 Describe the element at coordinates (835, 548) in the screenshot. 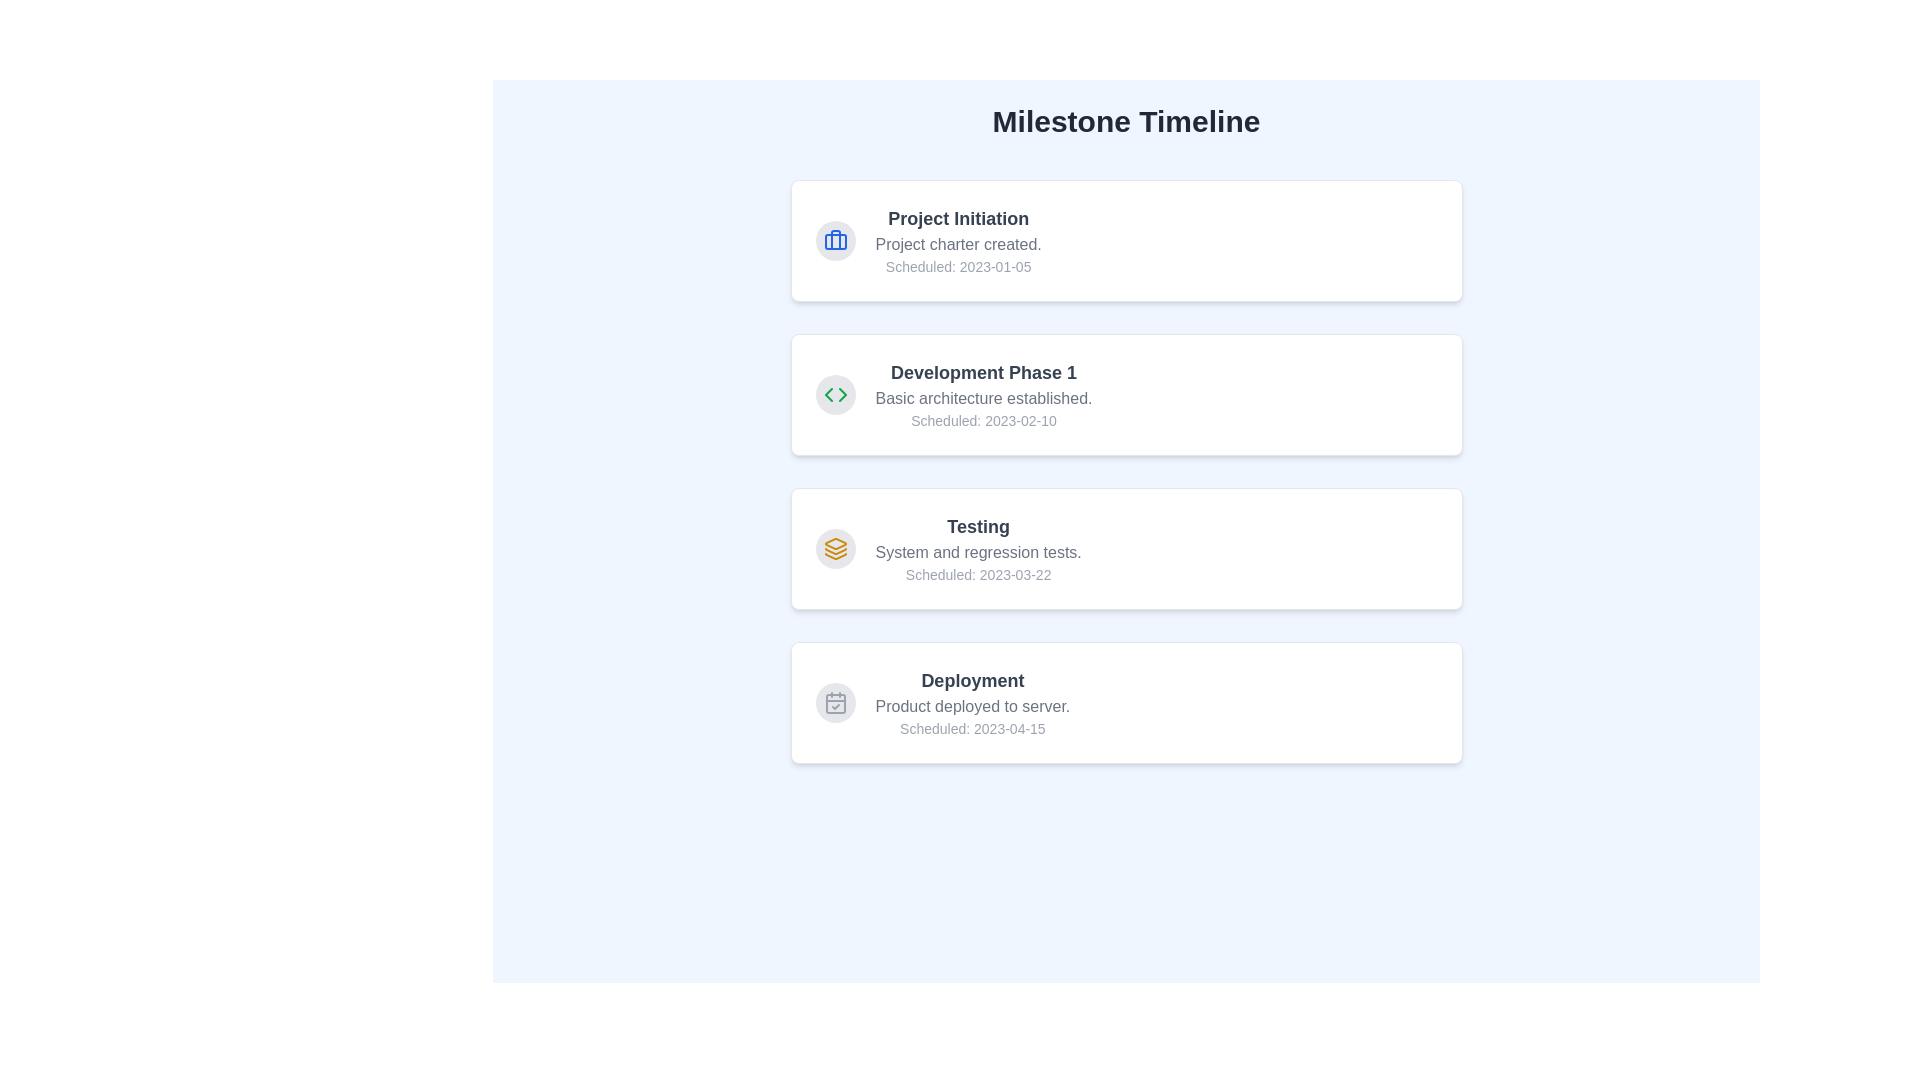

I see `yellow stacked layers icon located in the third entry of the milestone timeline labeled 'Testing', which is centered in a circular gray background` at that location.